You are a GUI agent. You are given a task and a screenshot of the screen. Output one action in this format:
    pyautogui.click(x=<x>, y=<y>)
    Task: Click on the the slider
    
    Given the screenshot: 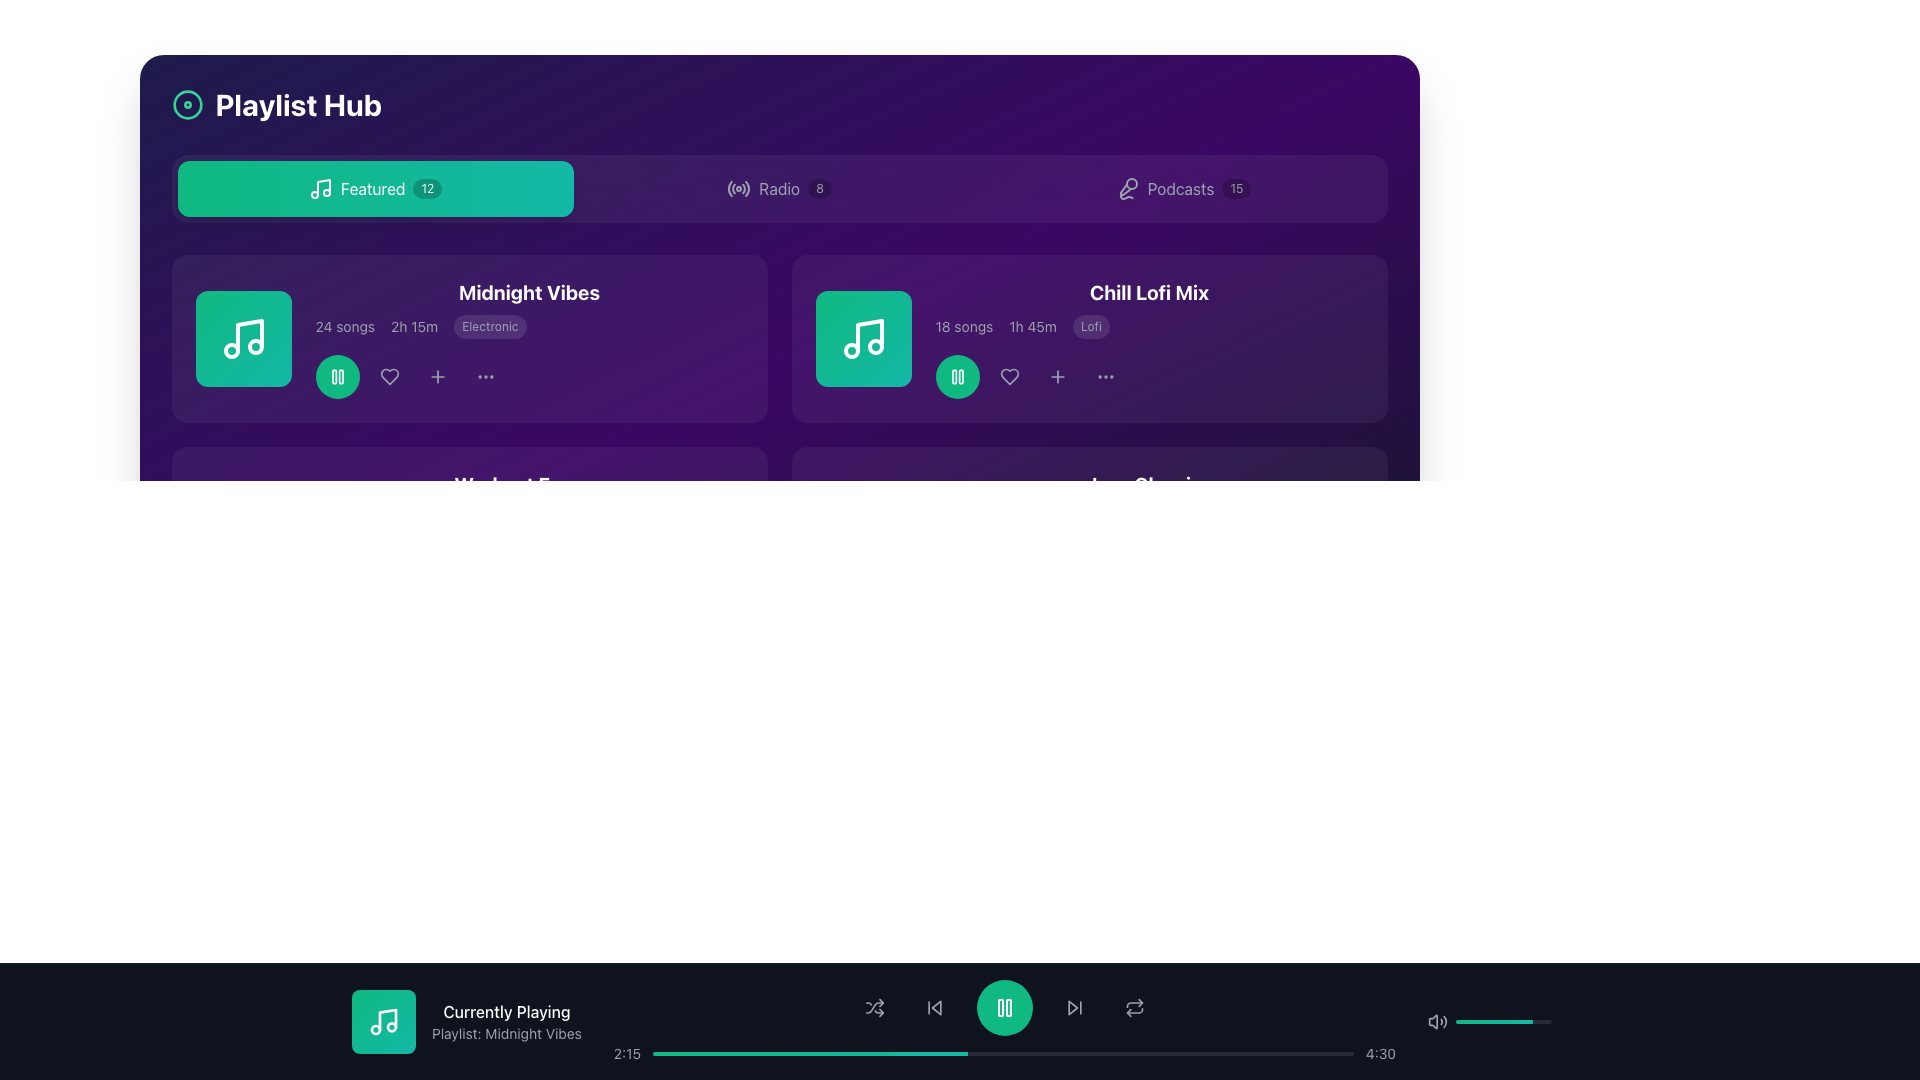 What is the action you would take?
    pyautogui.click(x=1494, y=1022)
    